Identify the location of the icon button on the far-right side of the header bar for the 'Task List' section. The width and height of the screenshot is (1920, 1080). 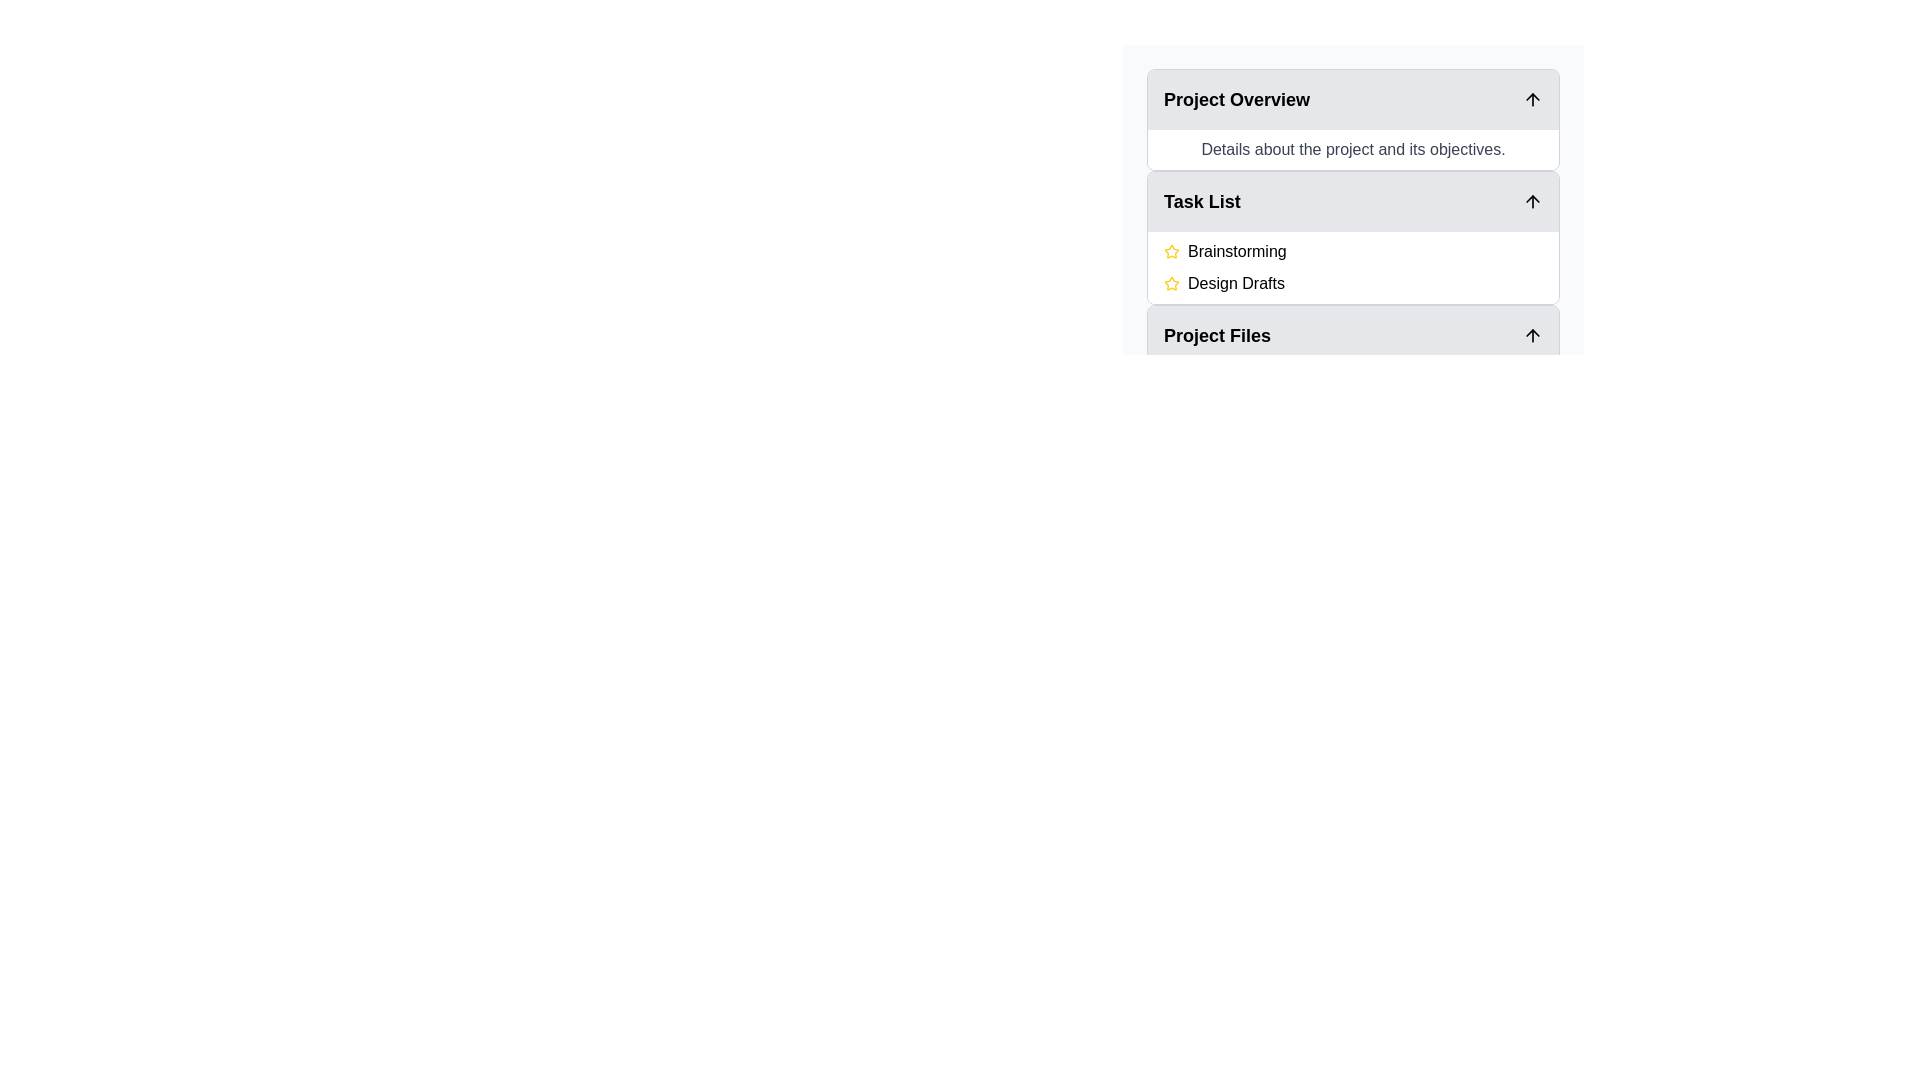
(1531, 201).